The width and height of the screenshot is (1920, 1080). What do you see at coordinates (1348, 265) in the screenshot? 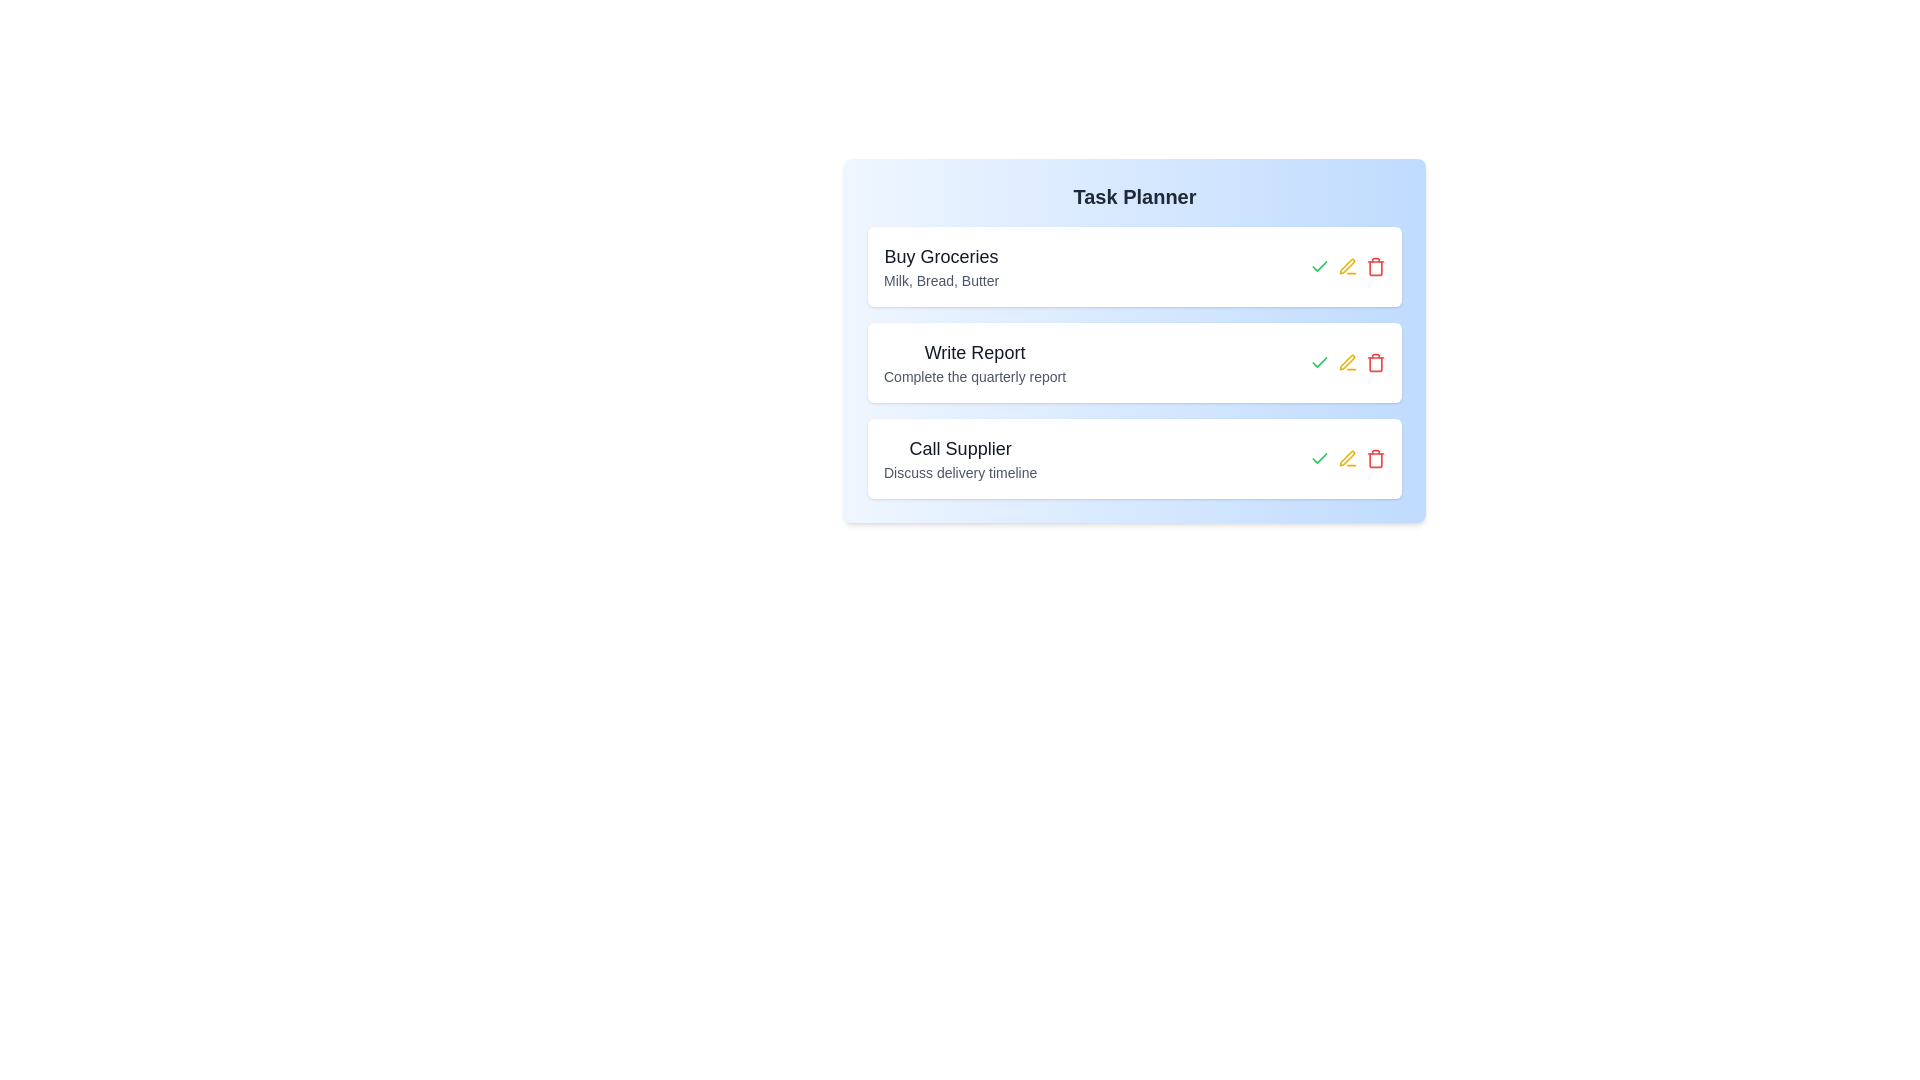
I see `the edit button for the task Buy Groceries` at bounding box center [1348, 265].